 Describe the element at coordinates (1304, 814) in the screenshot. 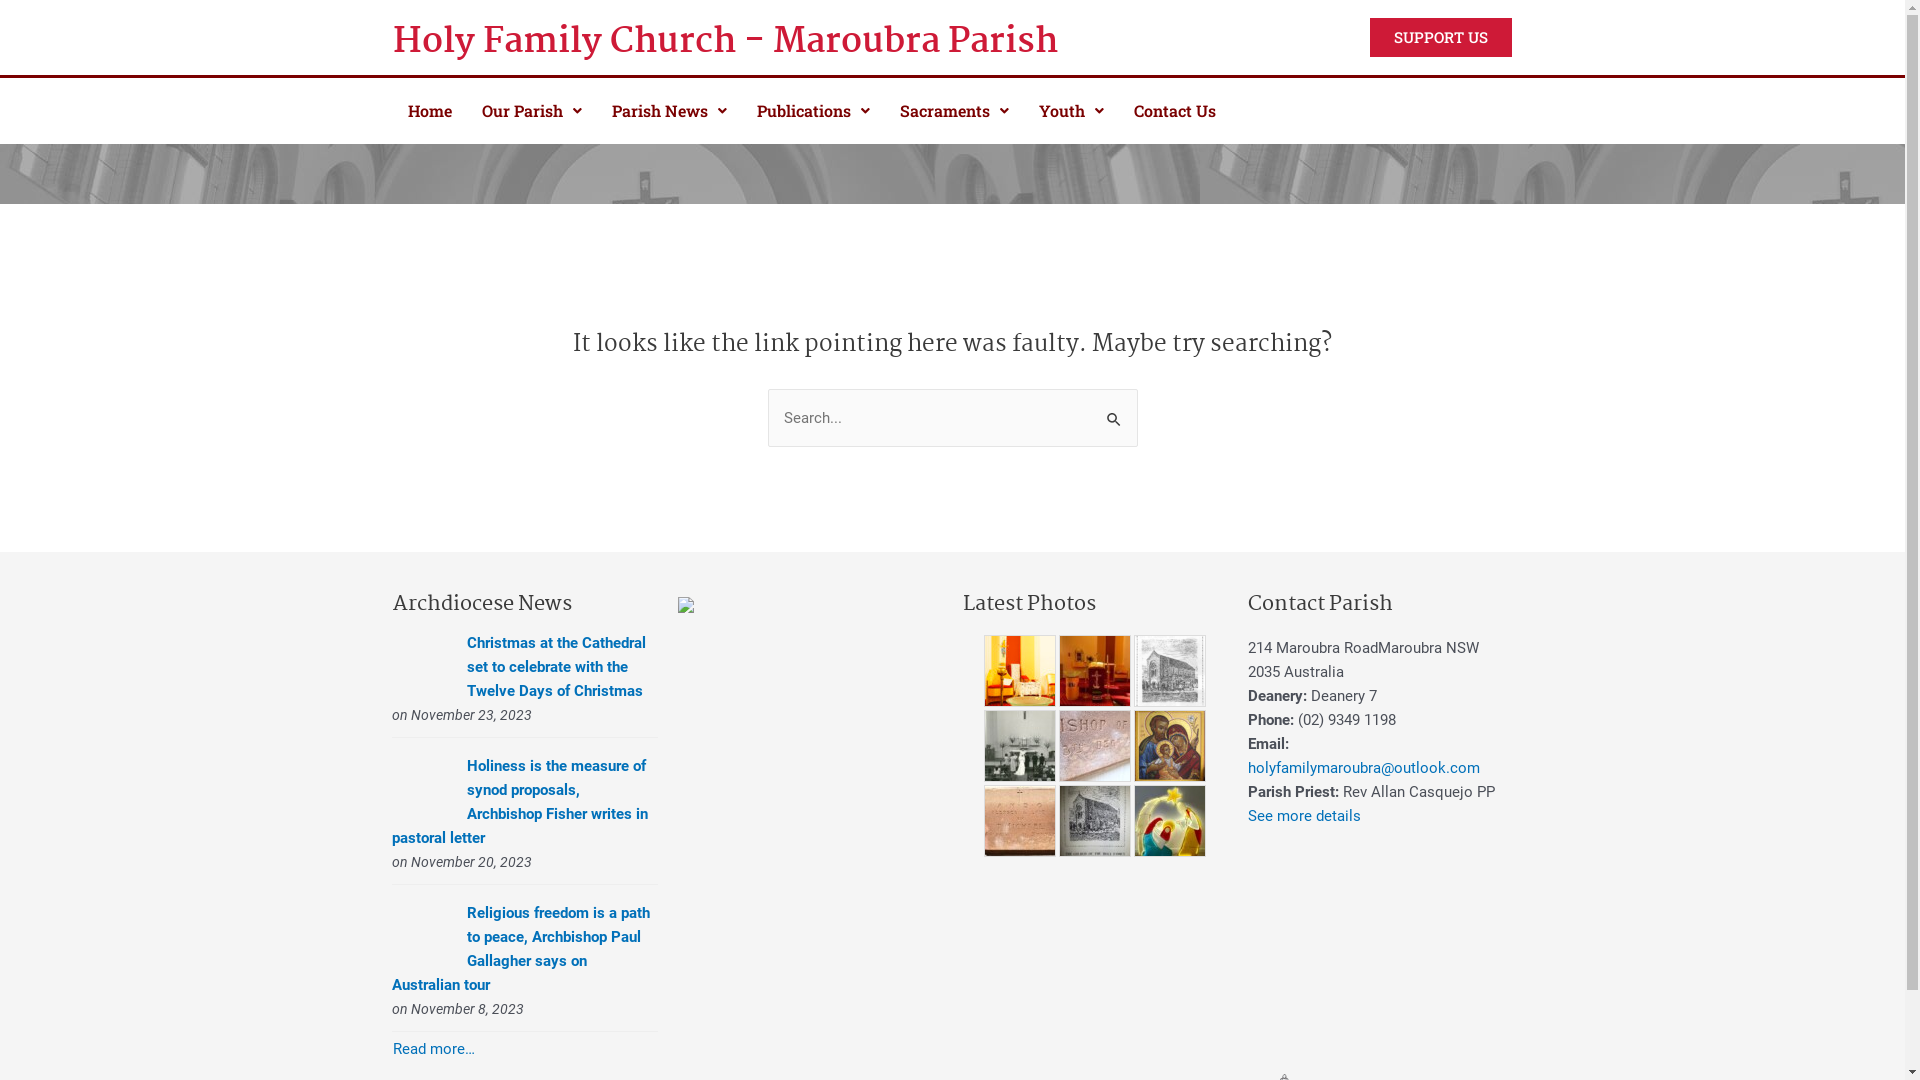

I see `'See more details'` at that location.